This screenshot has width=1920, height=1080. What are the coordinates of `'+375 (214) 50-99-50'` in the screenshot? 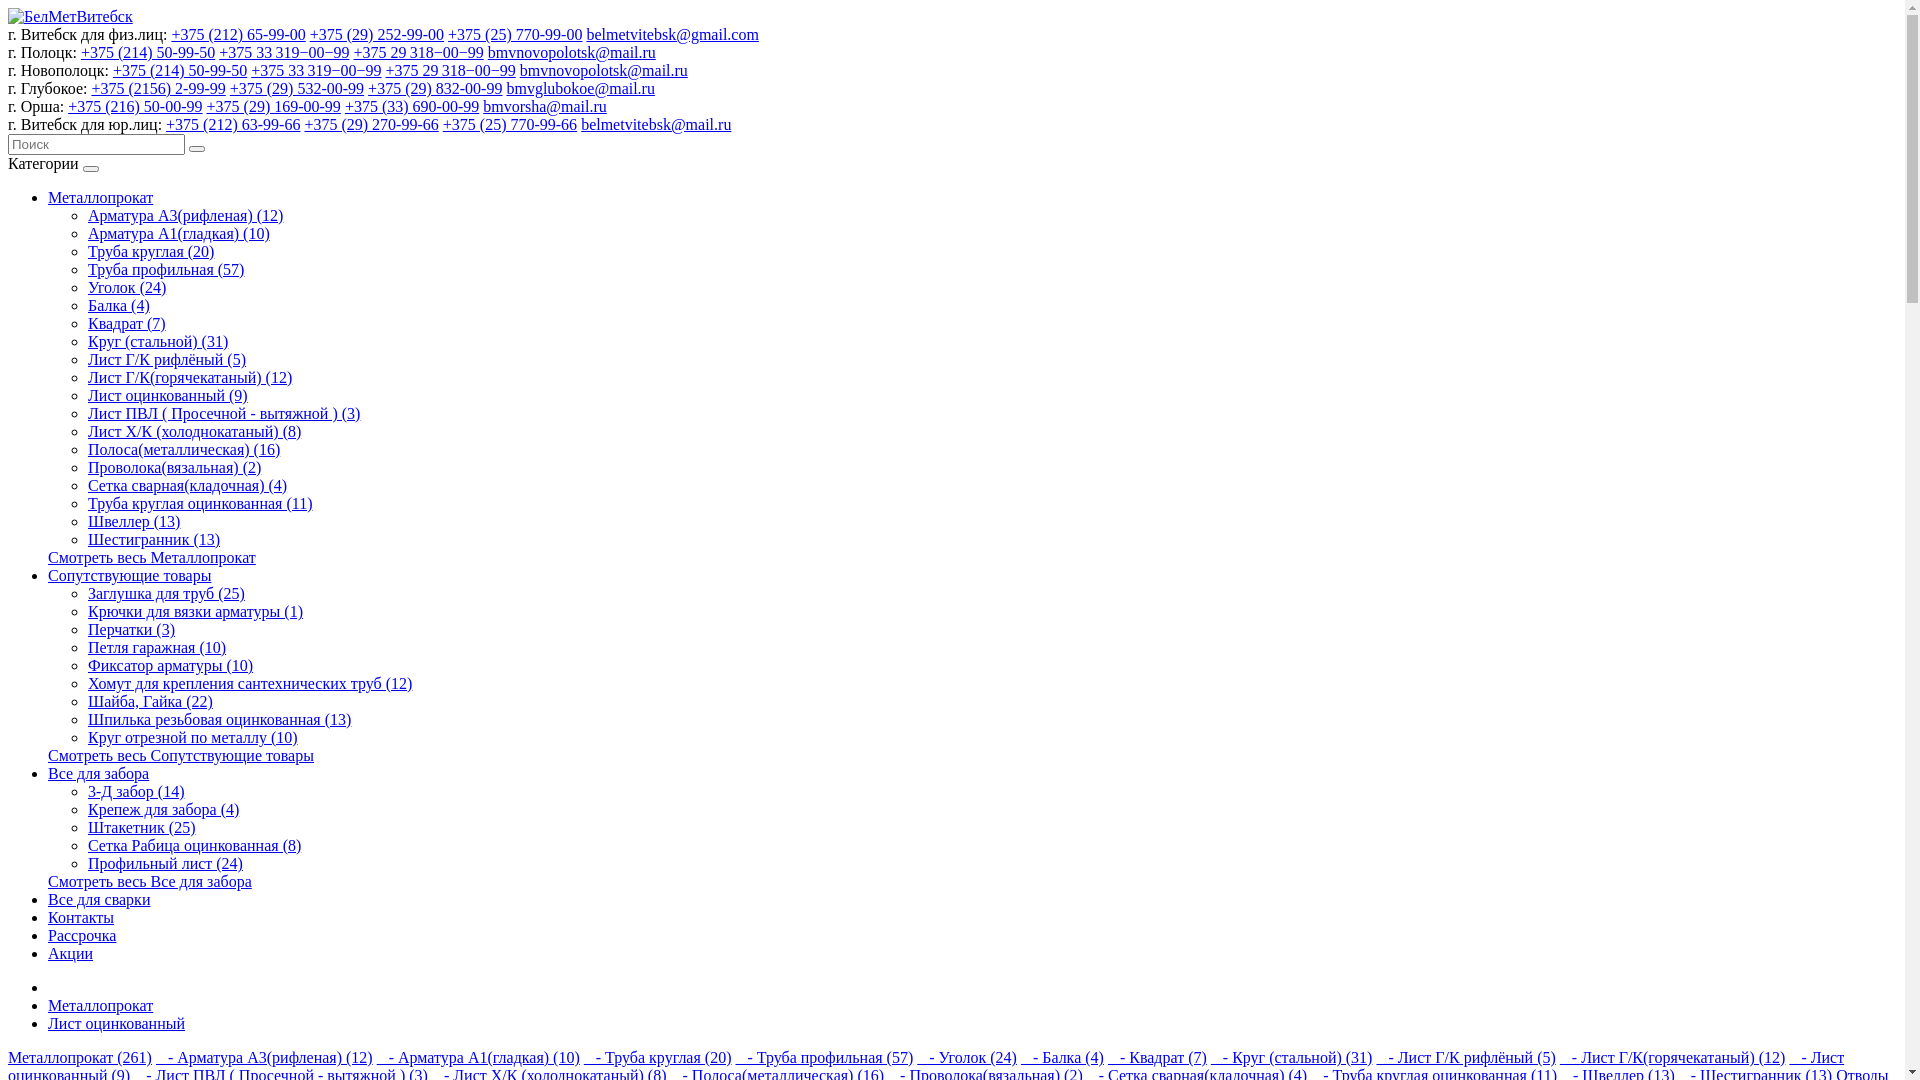 It's located at (180, 69).